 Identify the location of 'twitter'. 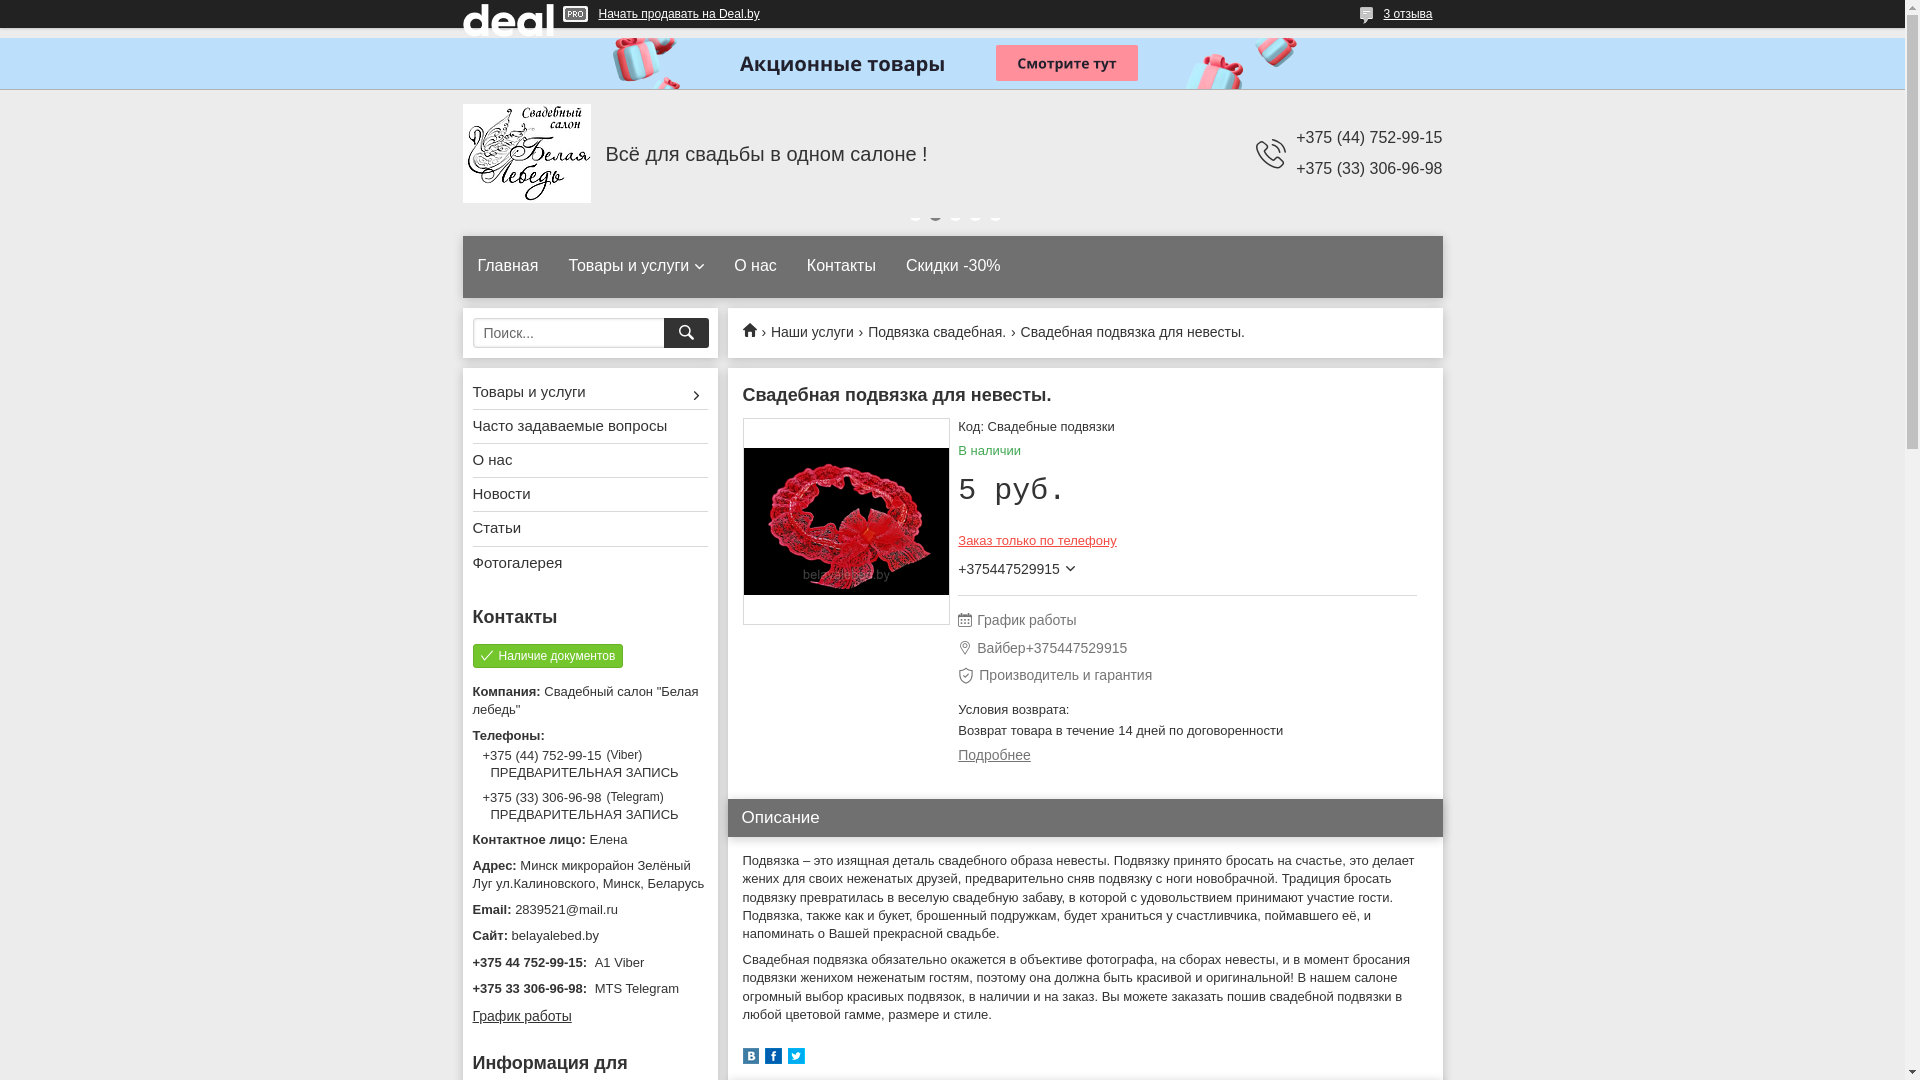
(786, 1058).